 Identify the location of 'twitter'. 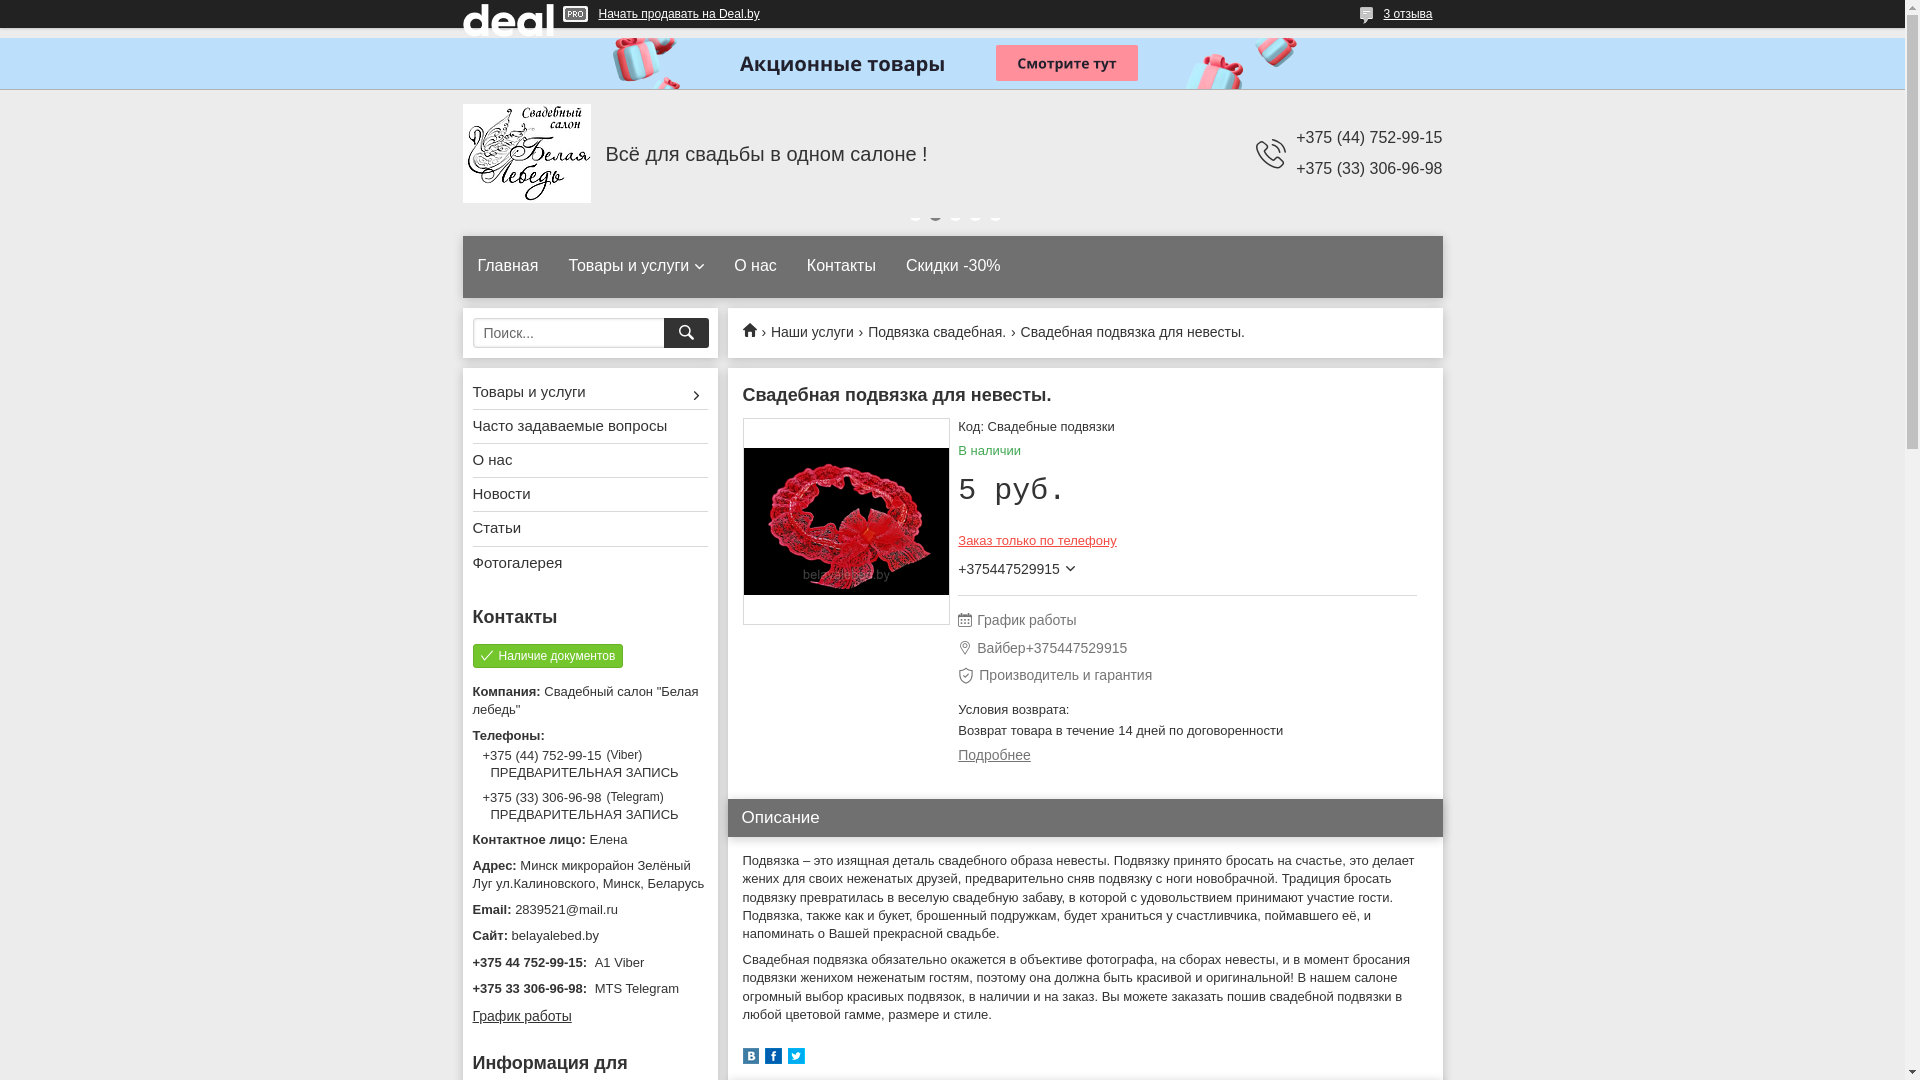
(786, 1058).